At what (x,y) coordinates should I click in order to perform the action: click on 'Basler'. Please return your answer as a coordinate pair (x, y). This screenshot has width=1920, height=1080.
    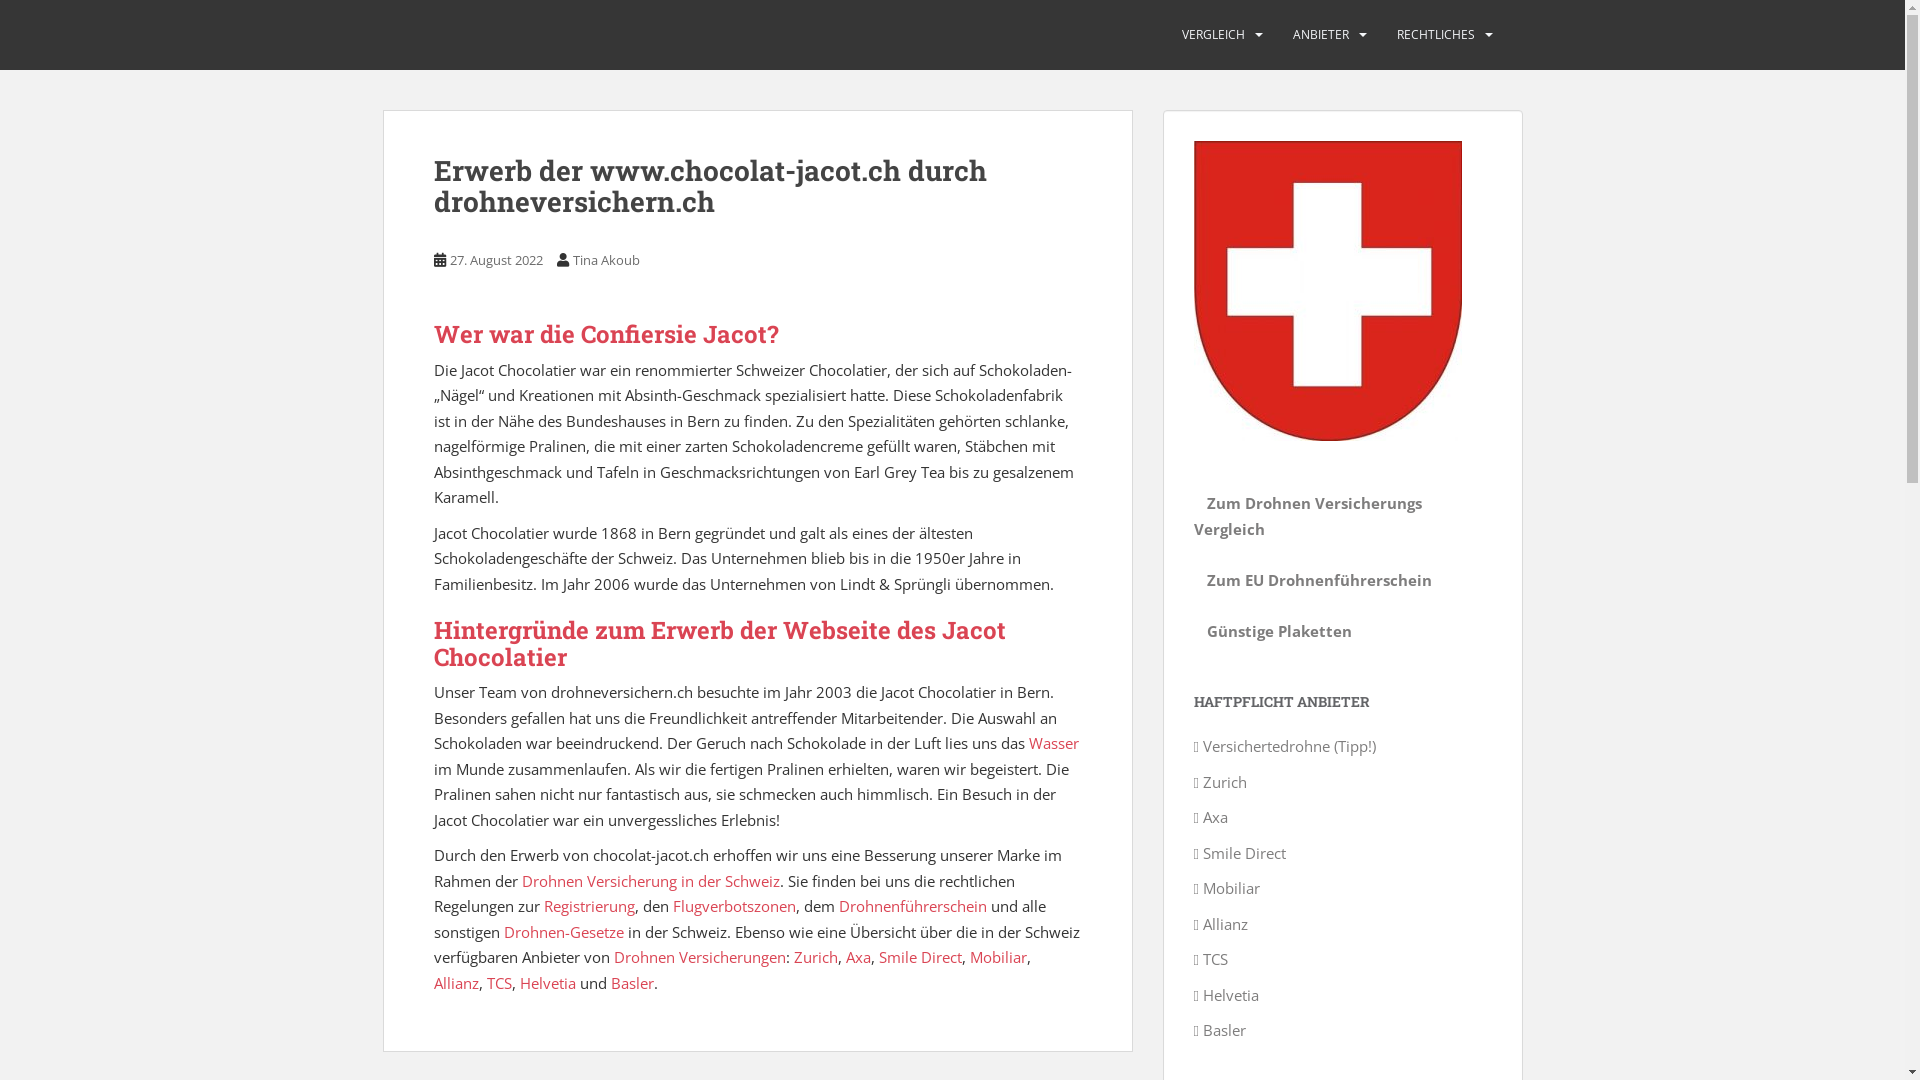
    Looking at the image, I should click on (630, 982).